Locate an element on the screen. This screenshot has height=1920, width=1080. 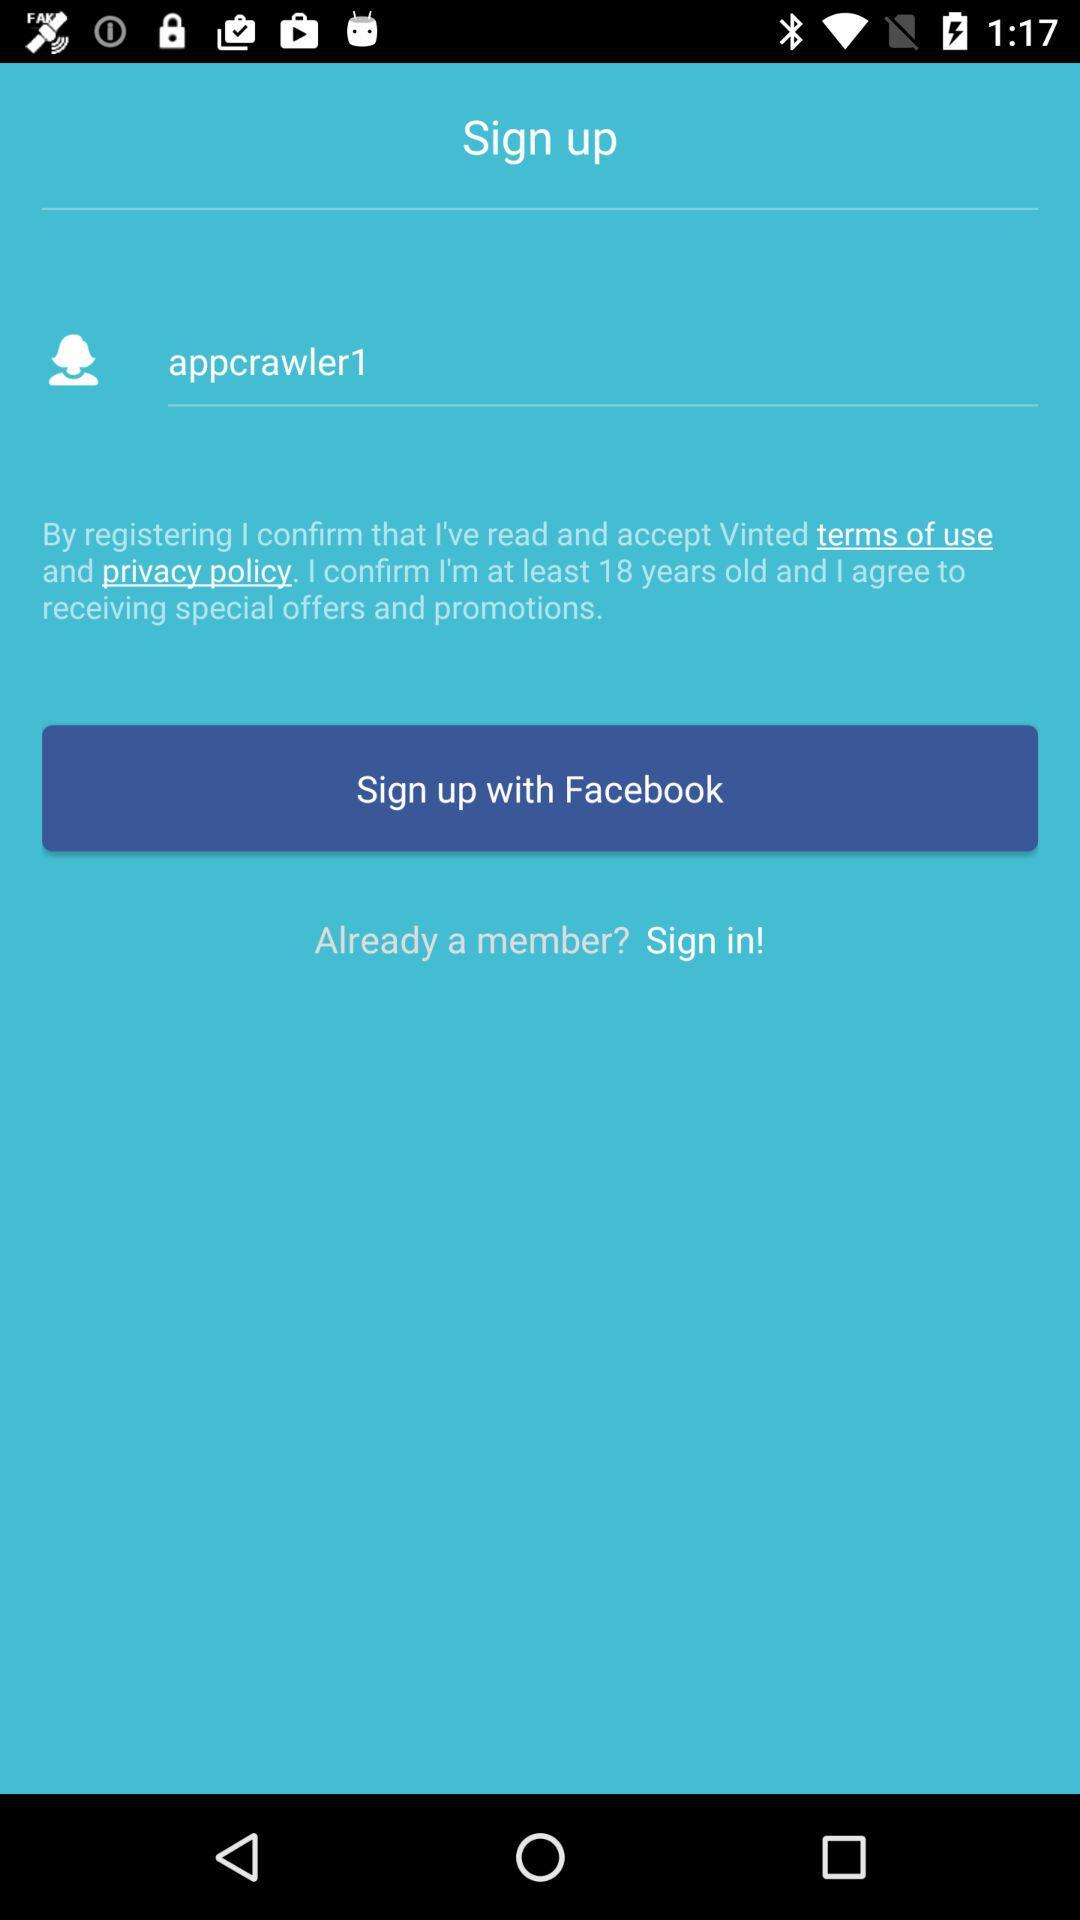
appcrawler1 is located at coordinates (601, 360).